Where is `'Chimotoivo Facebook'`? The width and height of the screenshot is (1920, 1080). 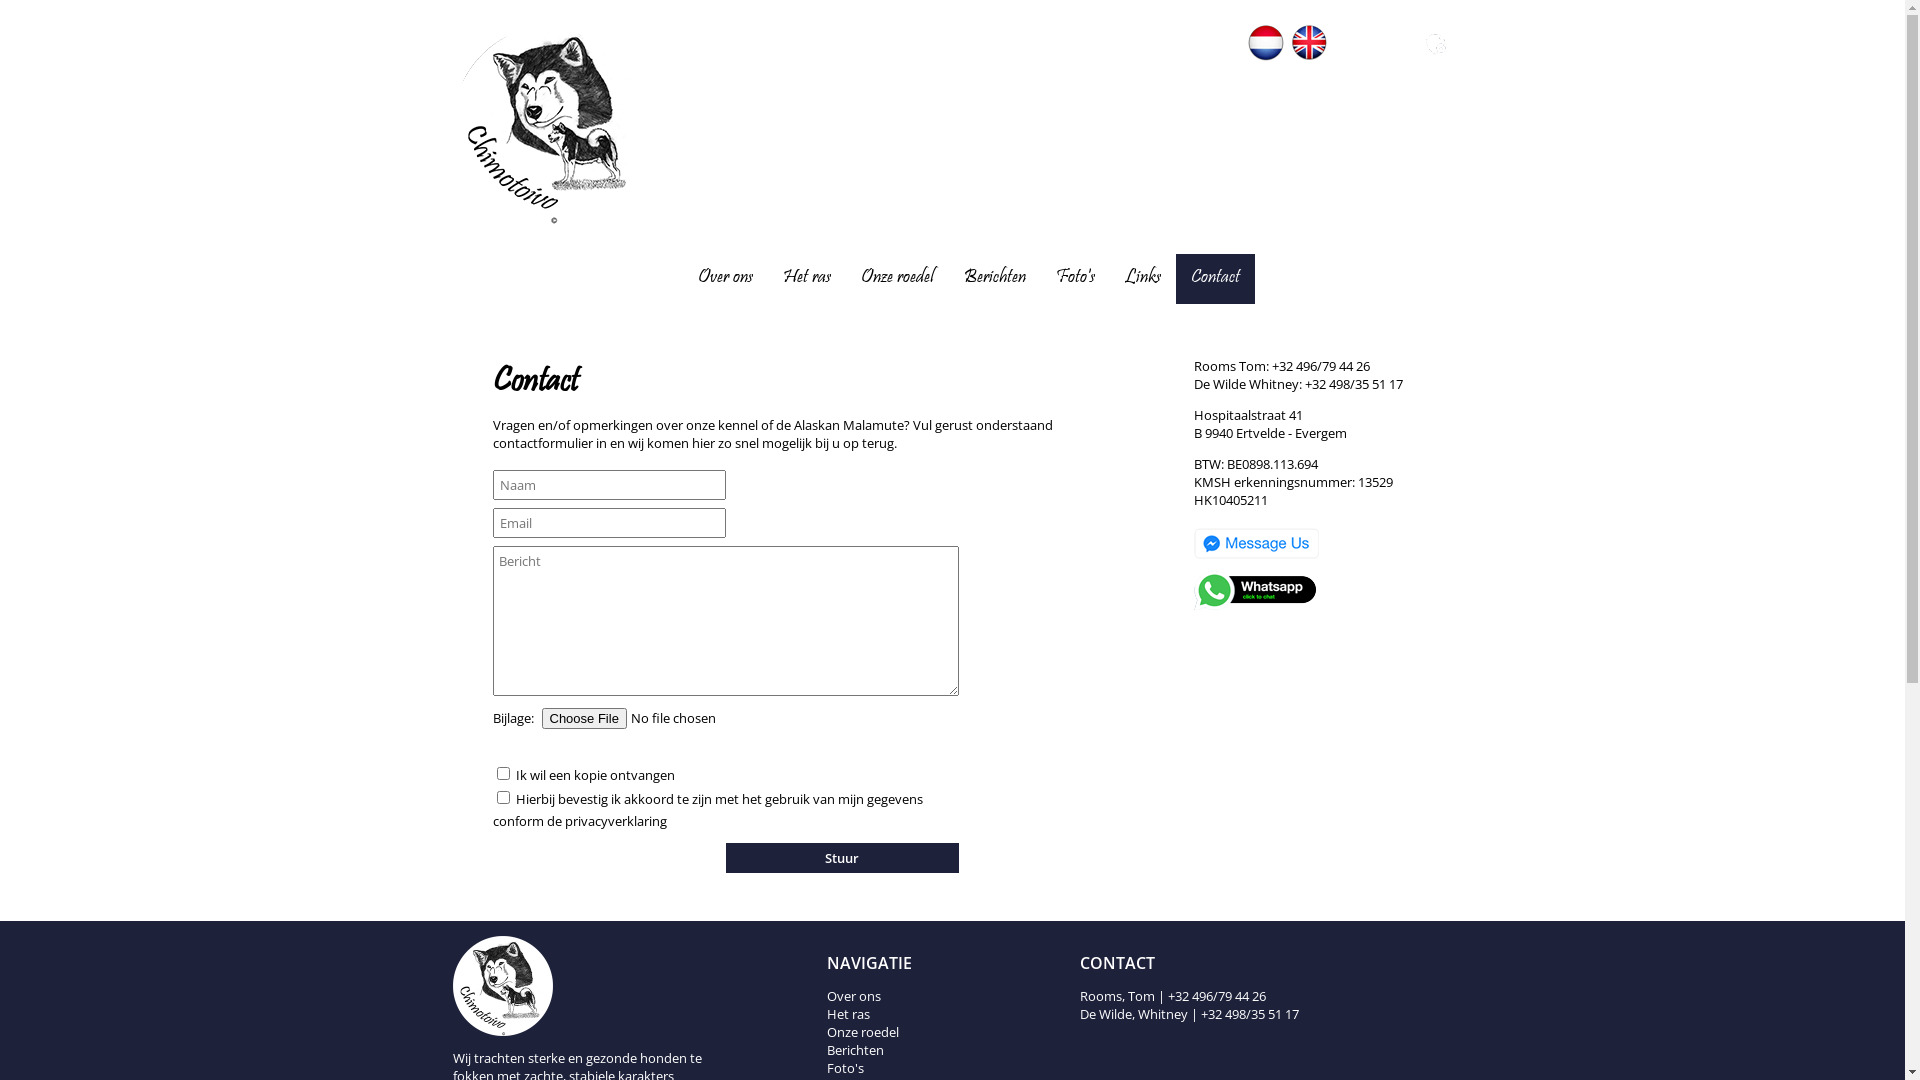
'Chimotoivo Facebook' is located at coordinates (1334, 43).